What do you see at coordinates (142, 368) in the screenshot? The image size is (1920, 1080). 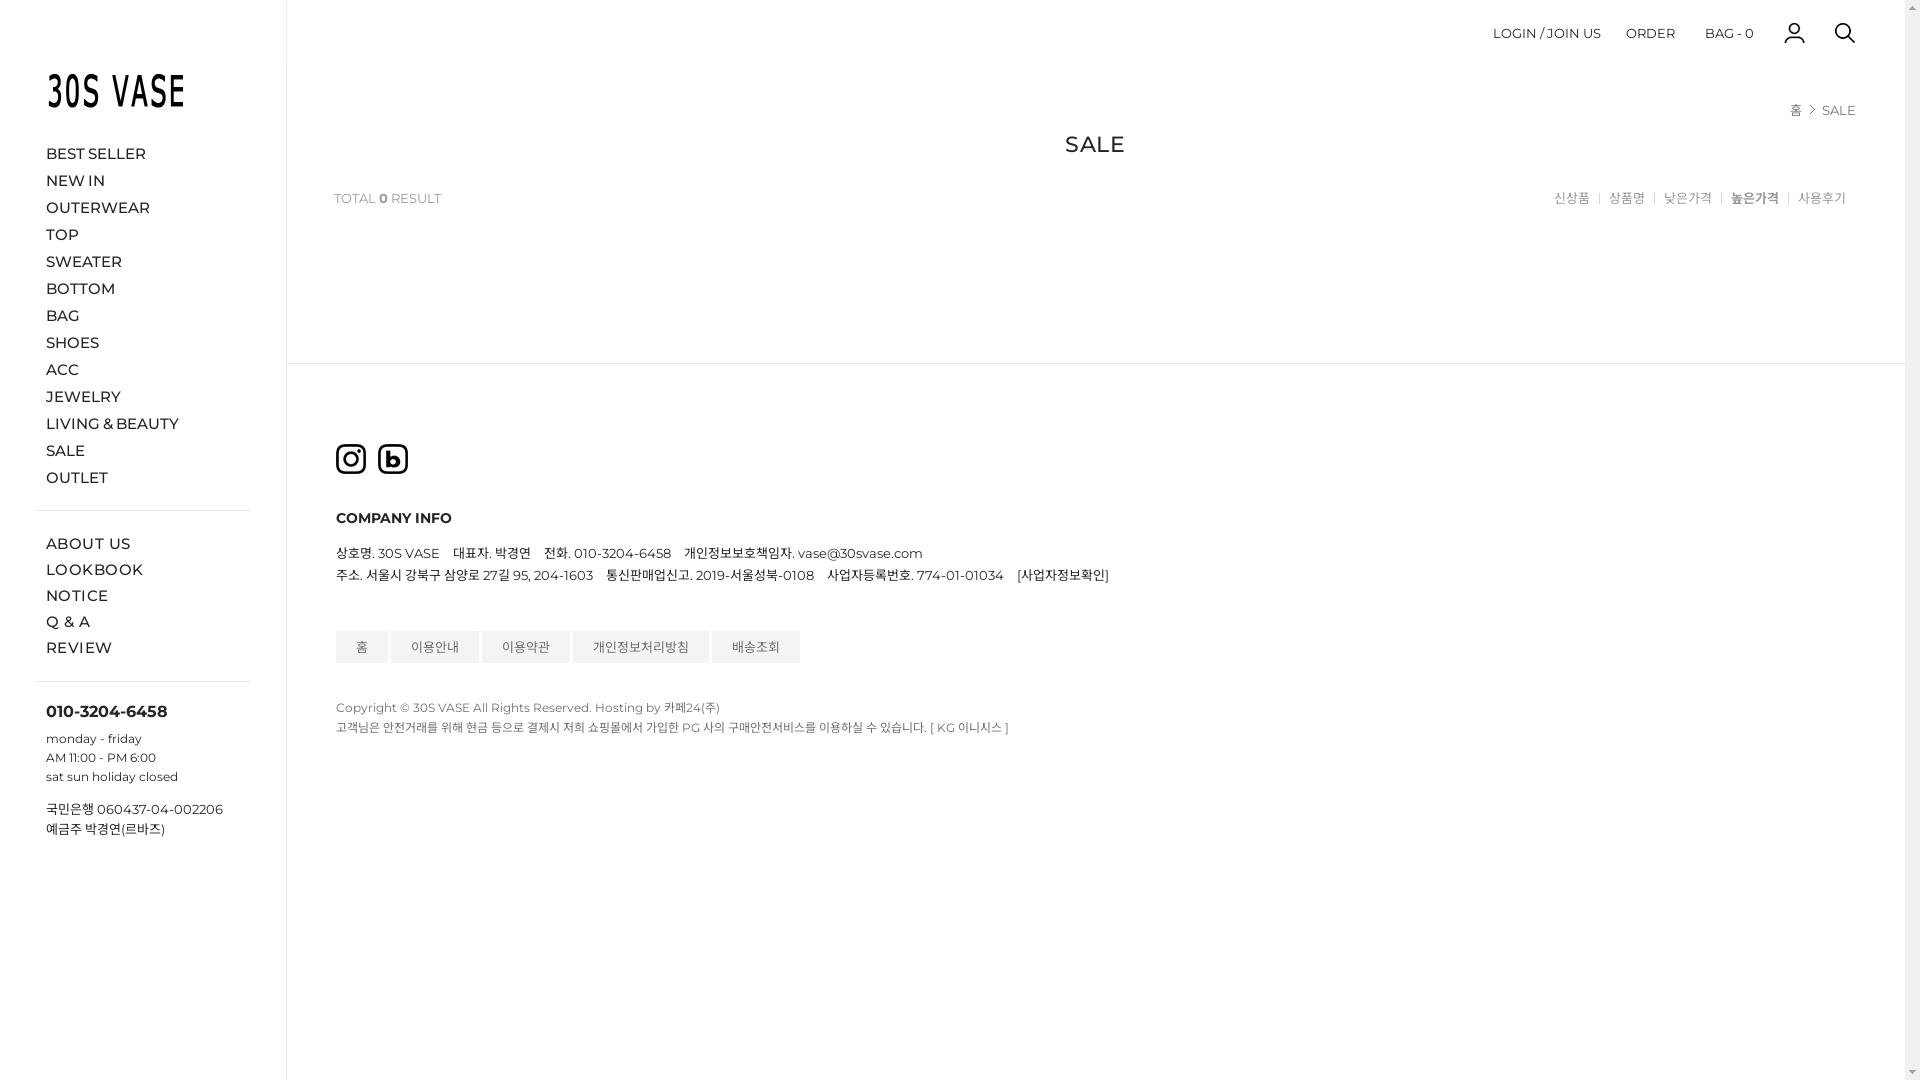 I see `'ACC'` at bounding box center [142, 368].